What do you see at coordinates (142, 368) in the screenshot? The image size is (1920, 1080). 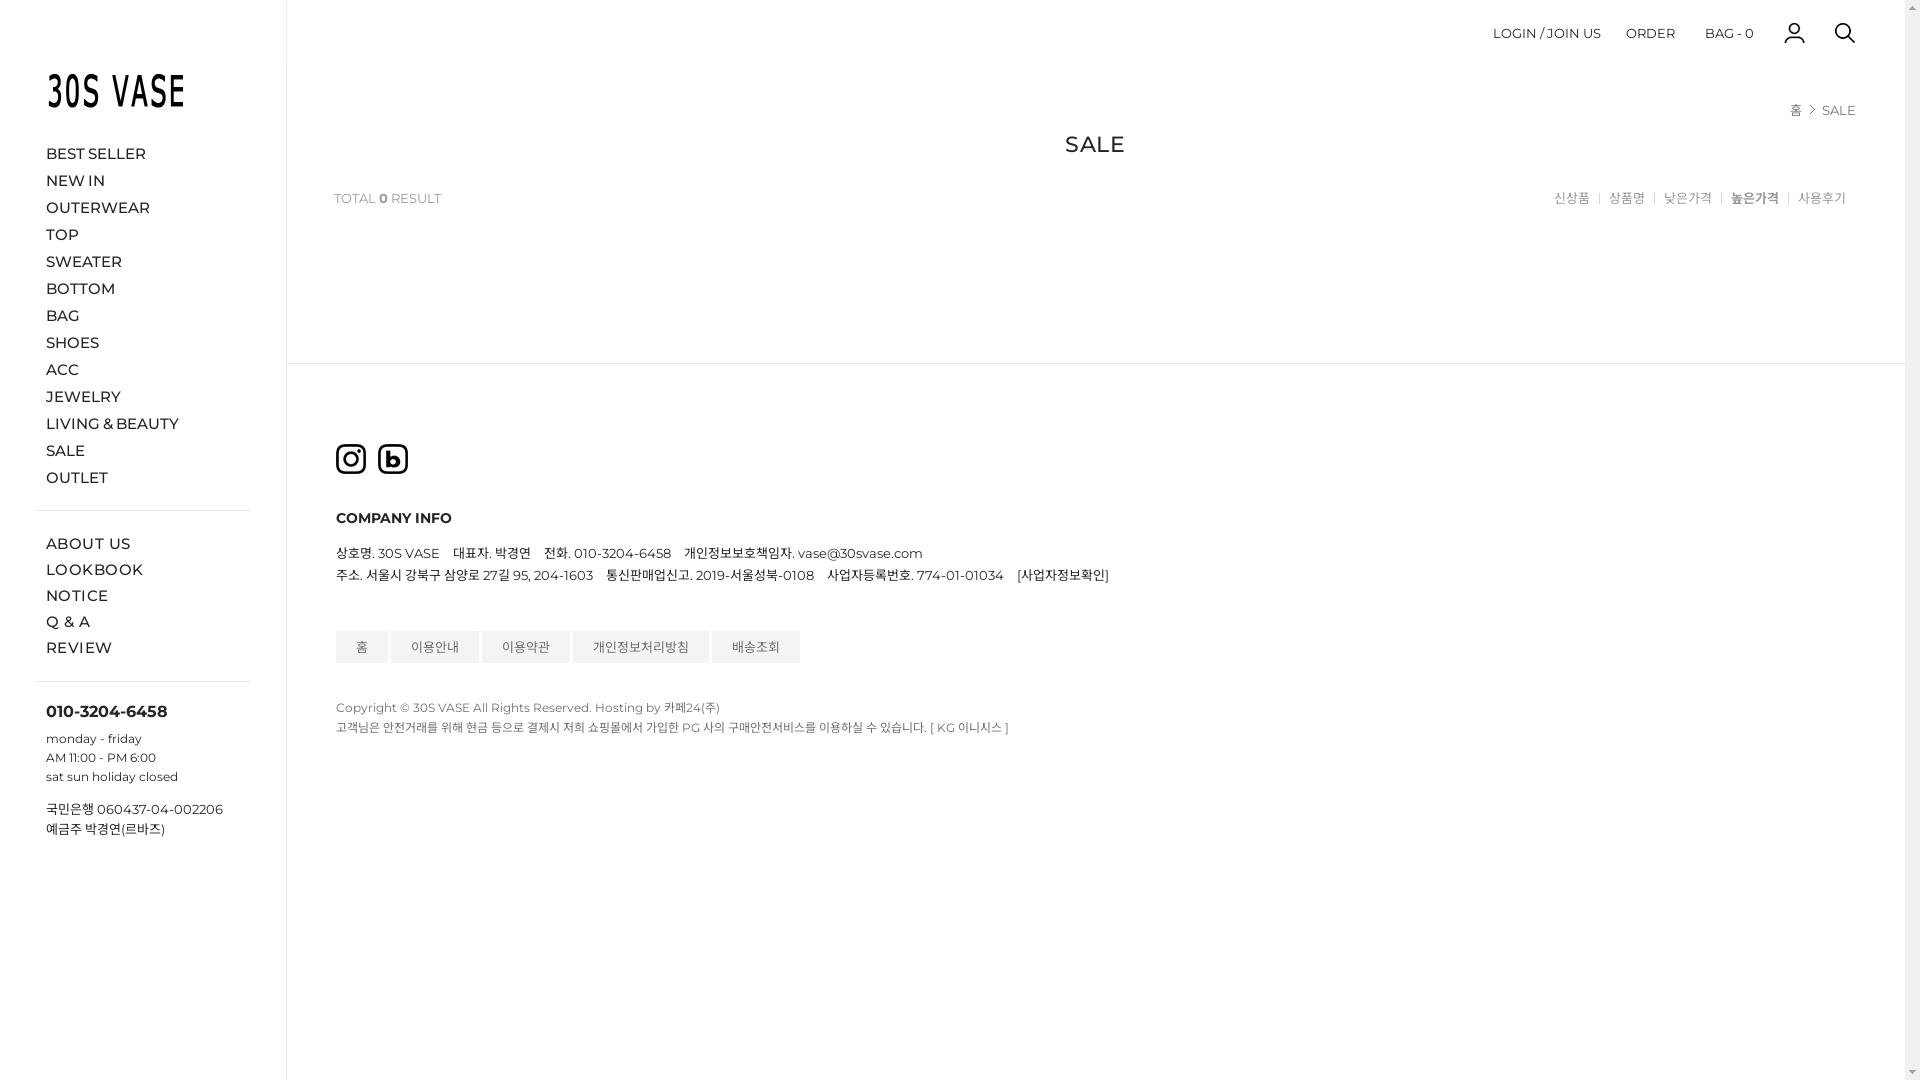 I see `'ACC'` at bounding box center [142, 368].